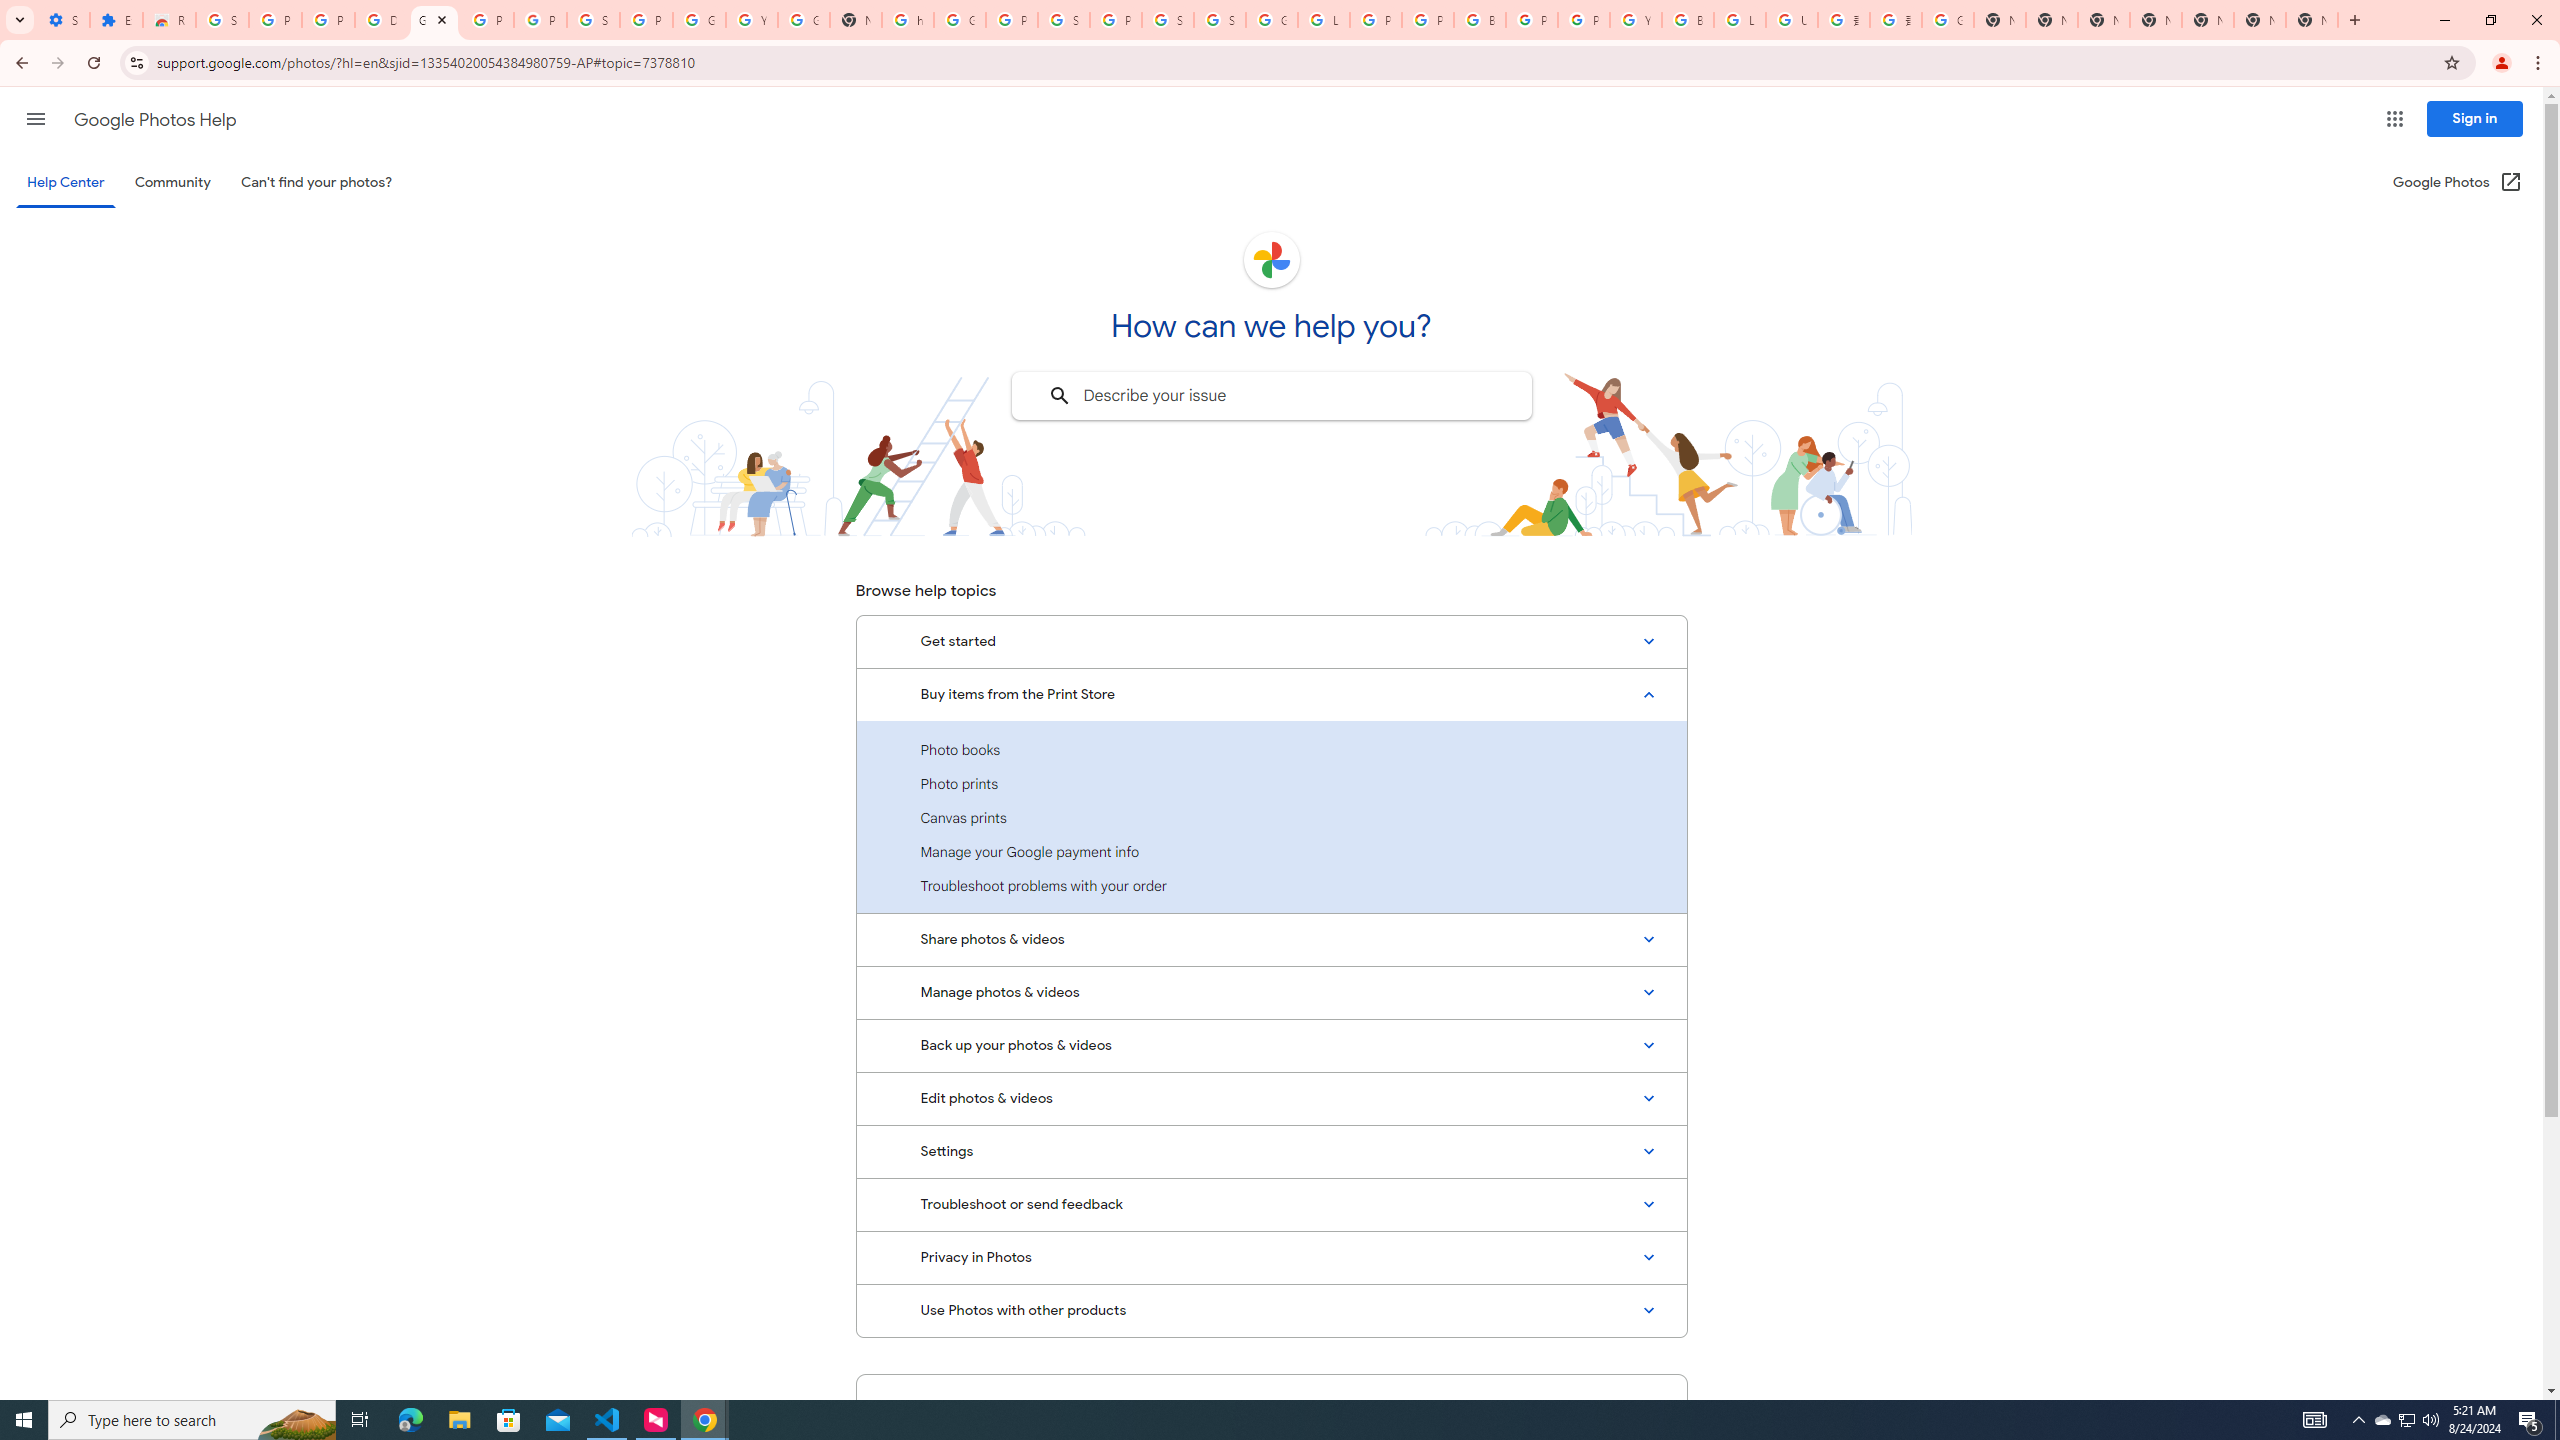 The image size is (2560, 1440). I want to click on 'Google Photos Help', so click(154, 119).